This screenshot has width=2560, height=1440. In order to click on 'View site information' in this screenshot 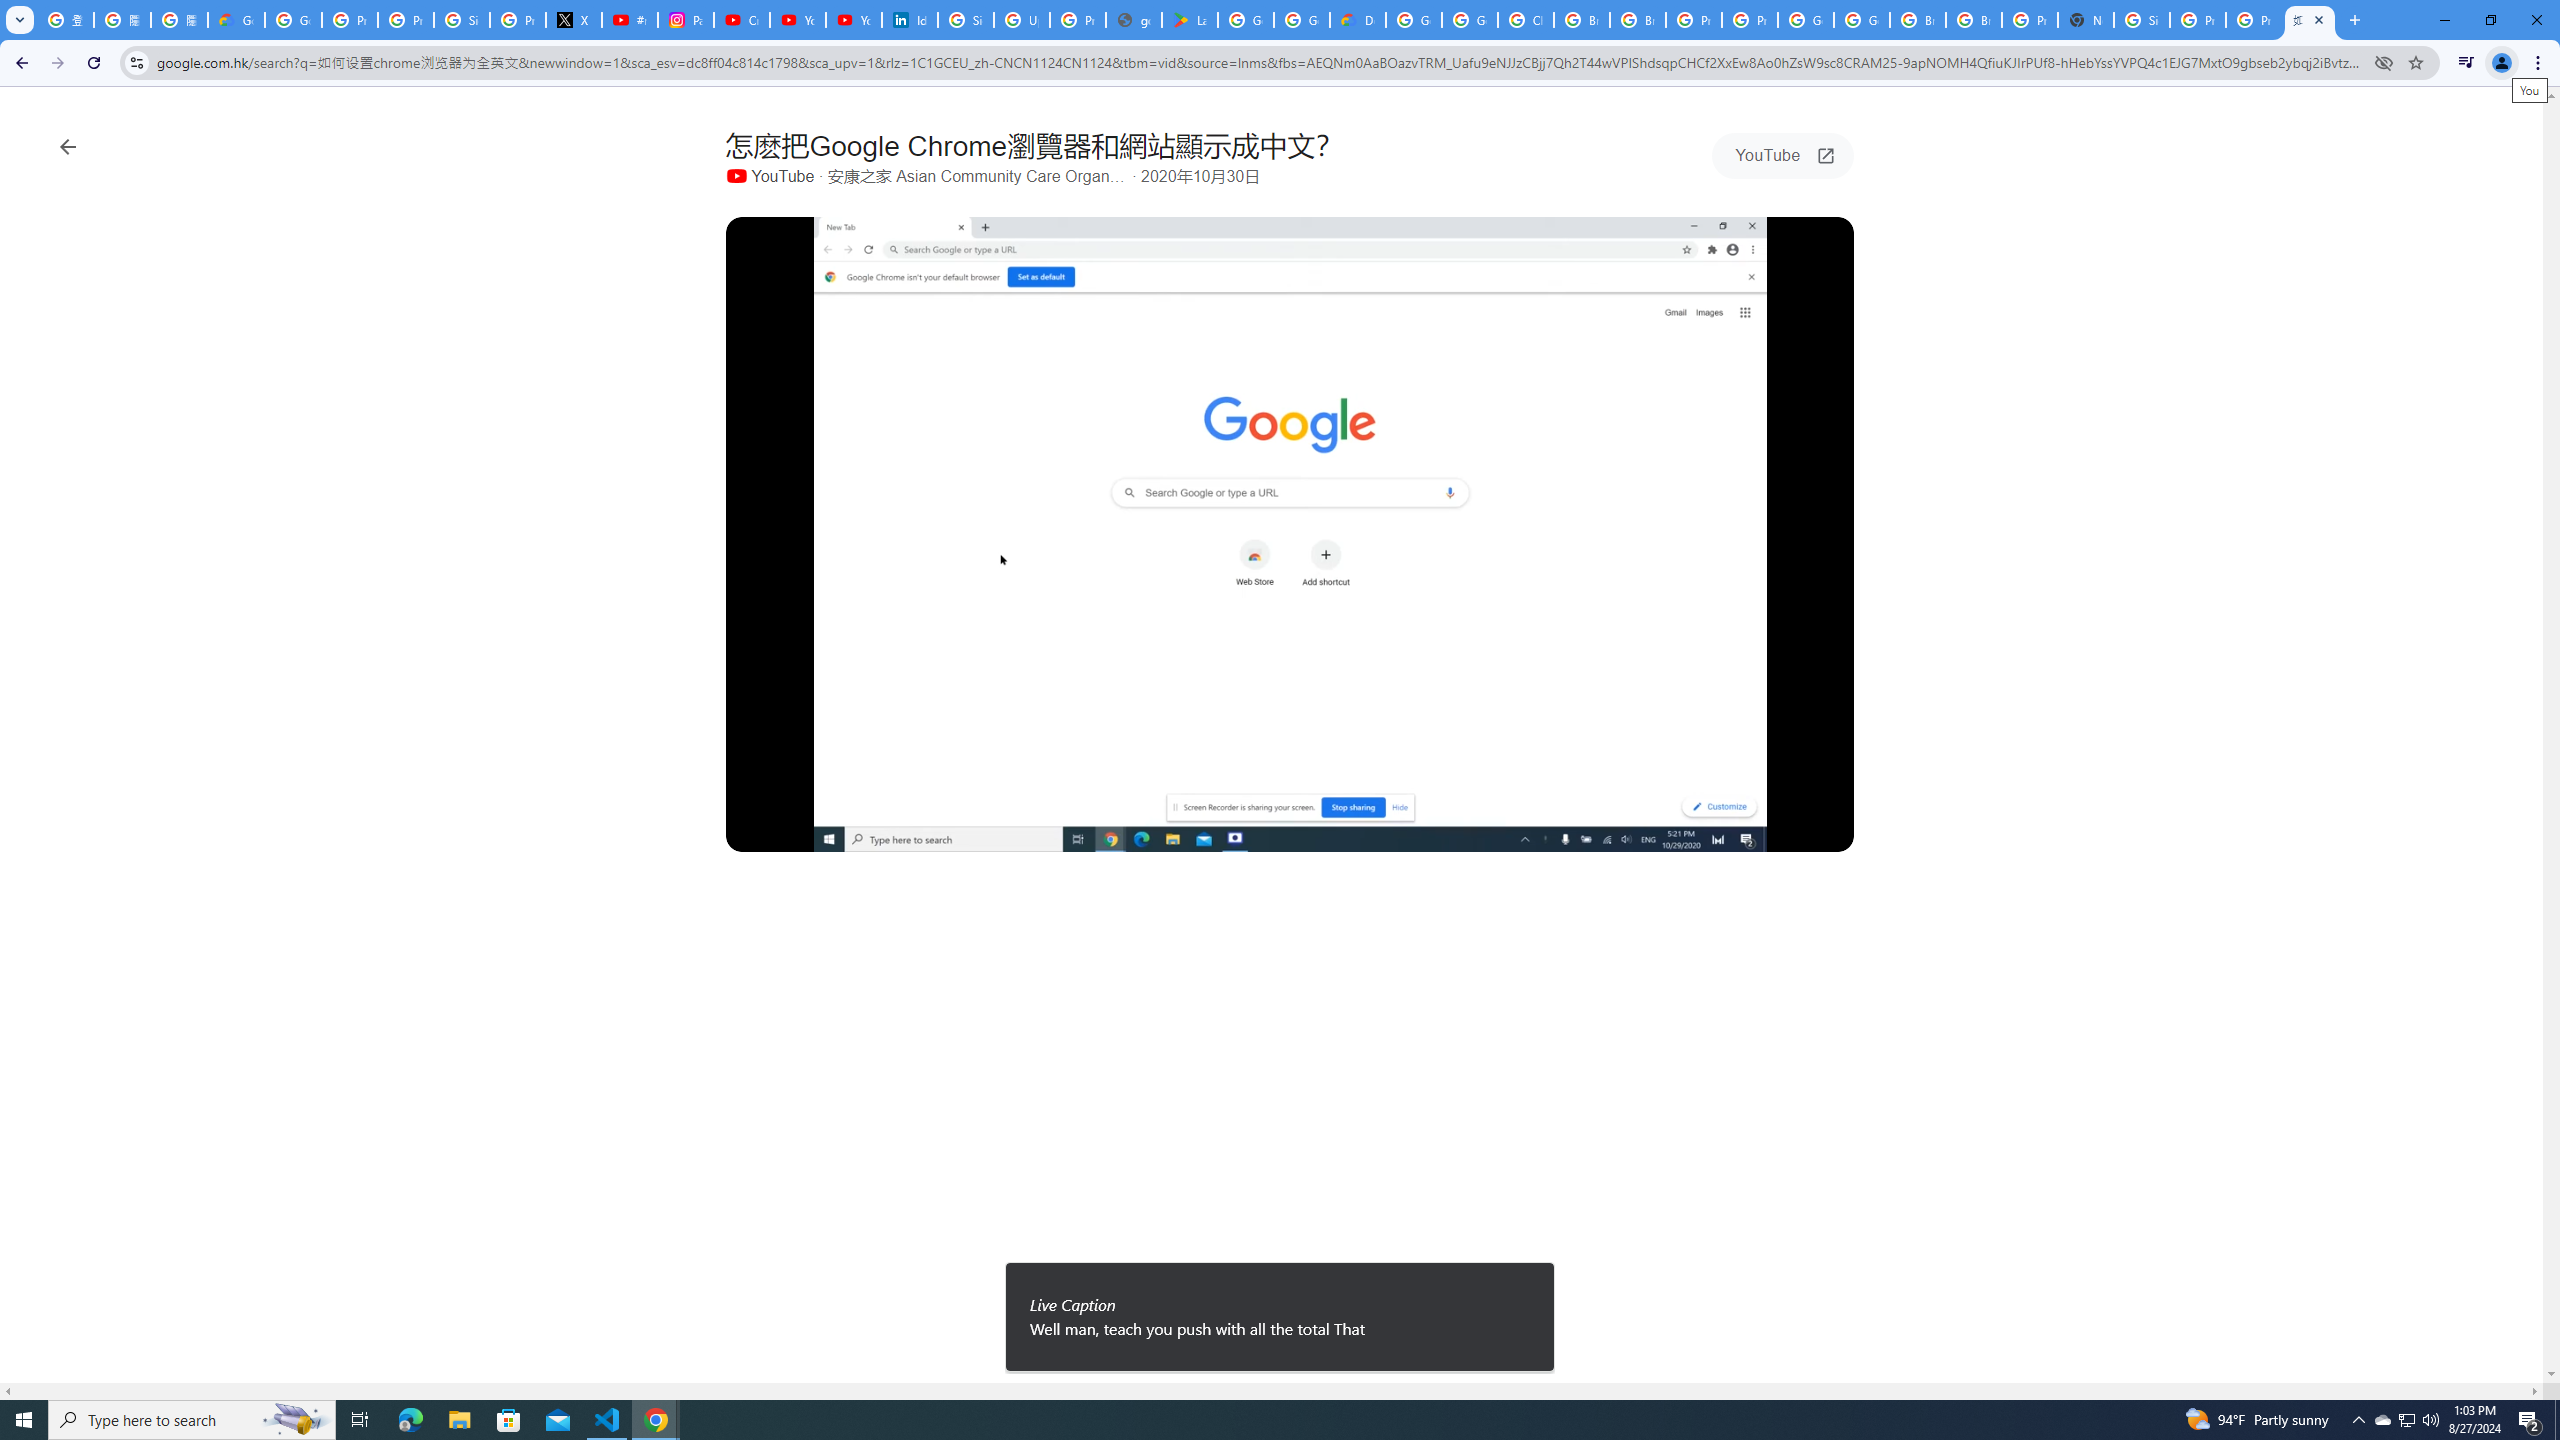, I will do `click(135, 61)`.